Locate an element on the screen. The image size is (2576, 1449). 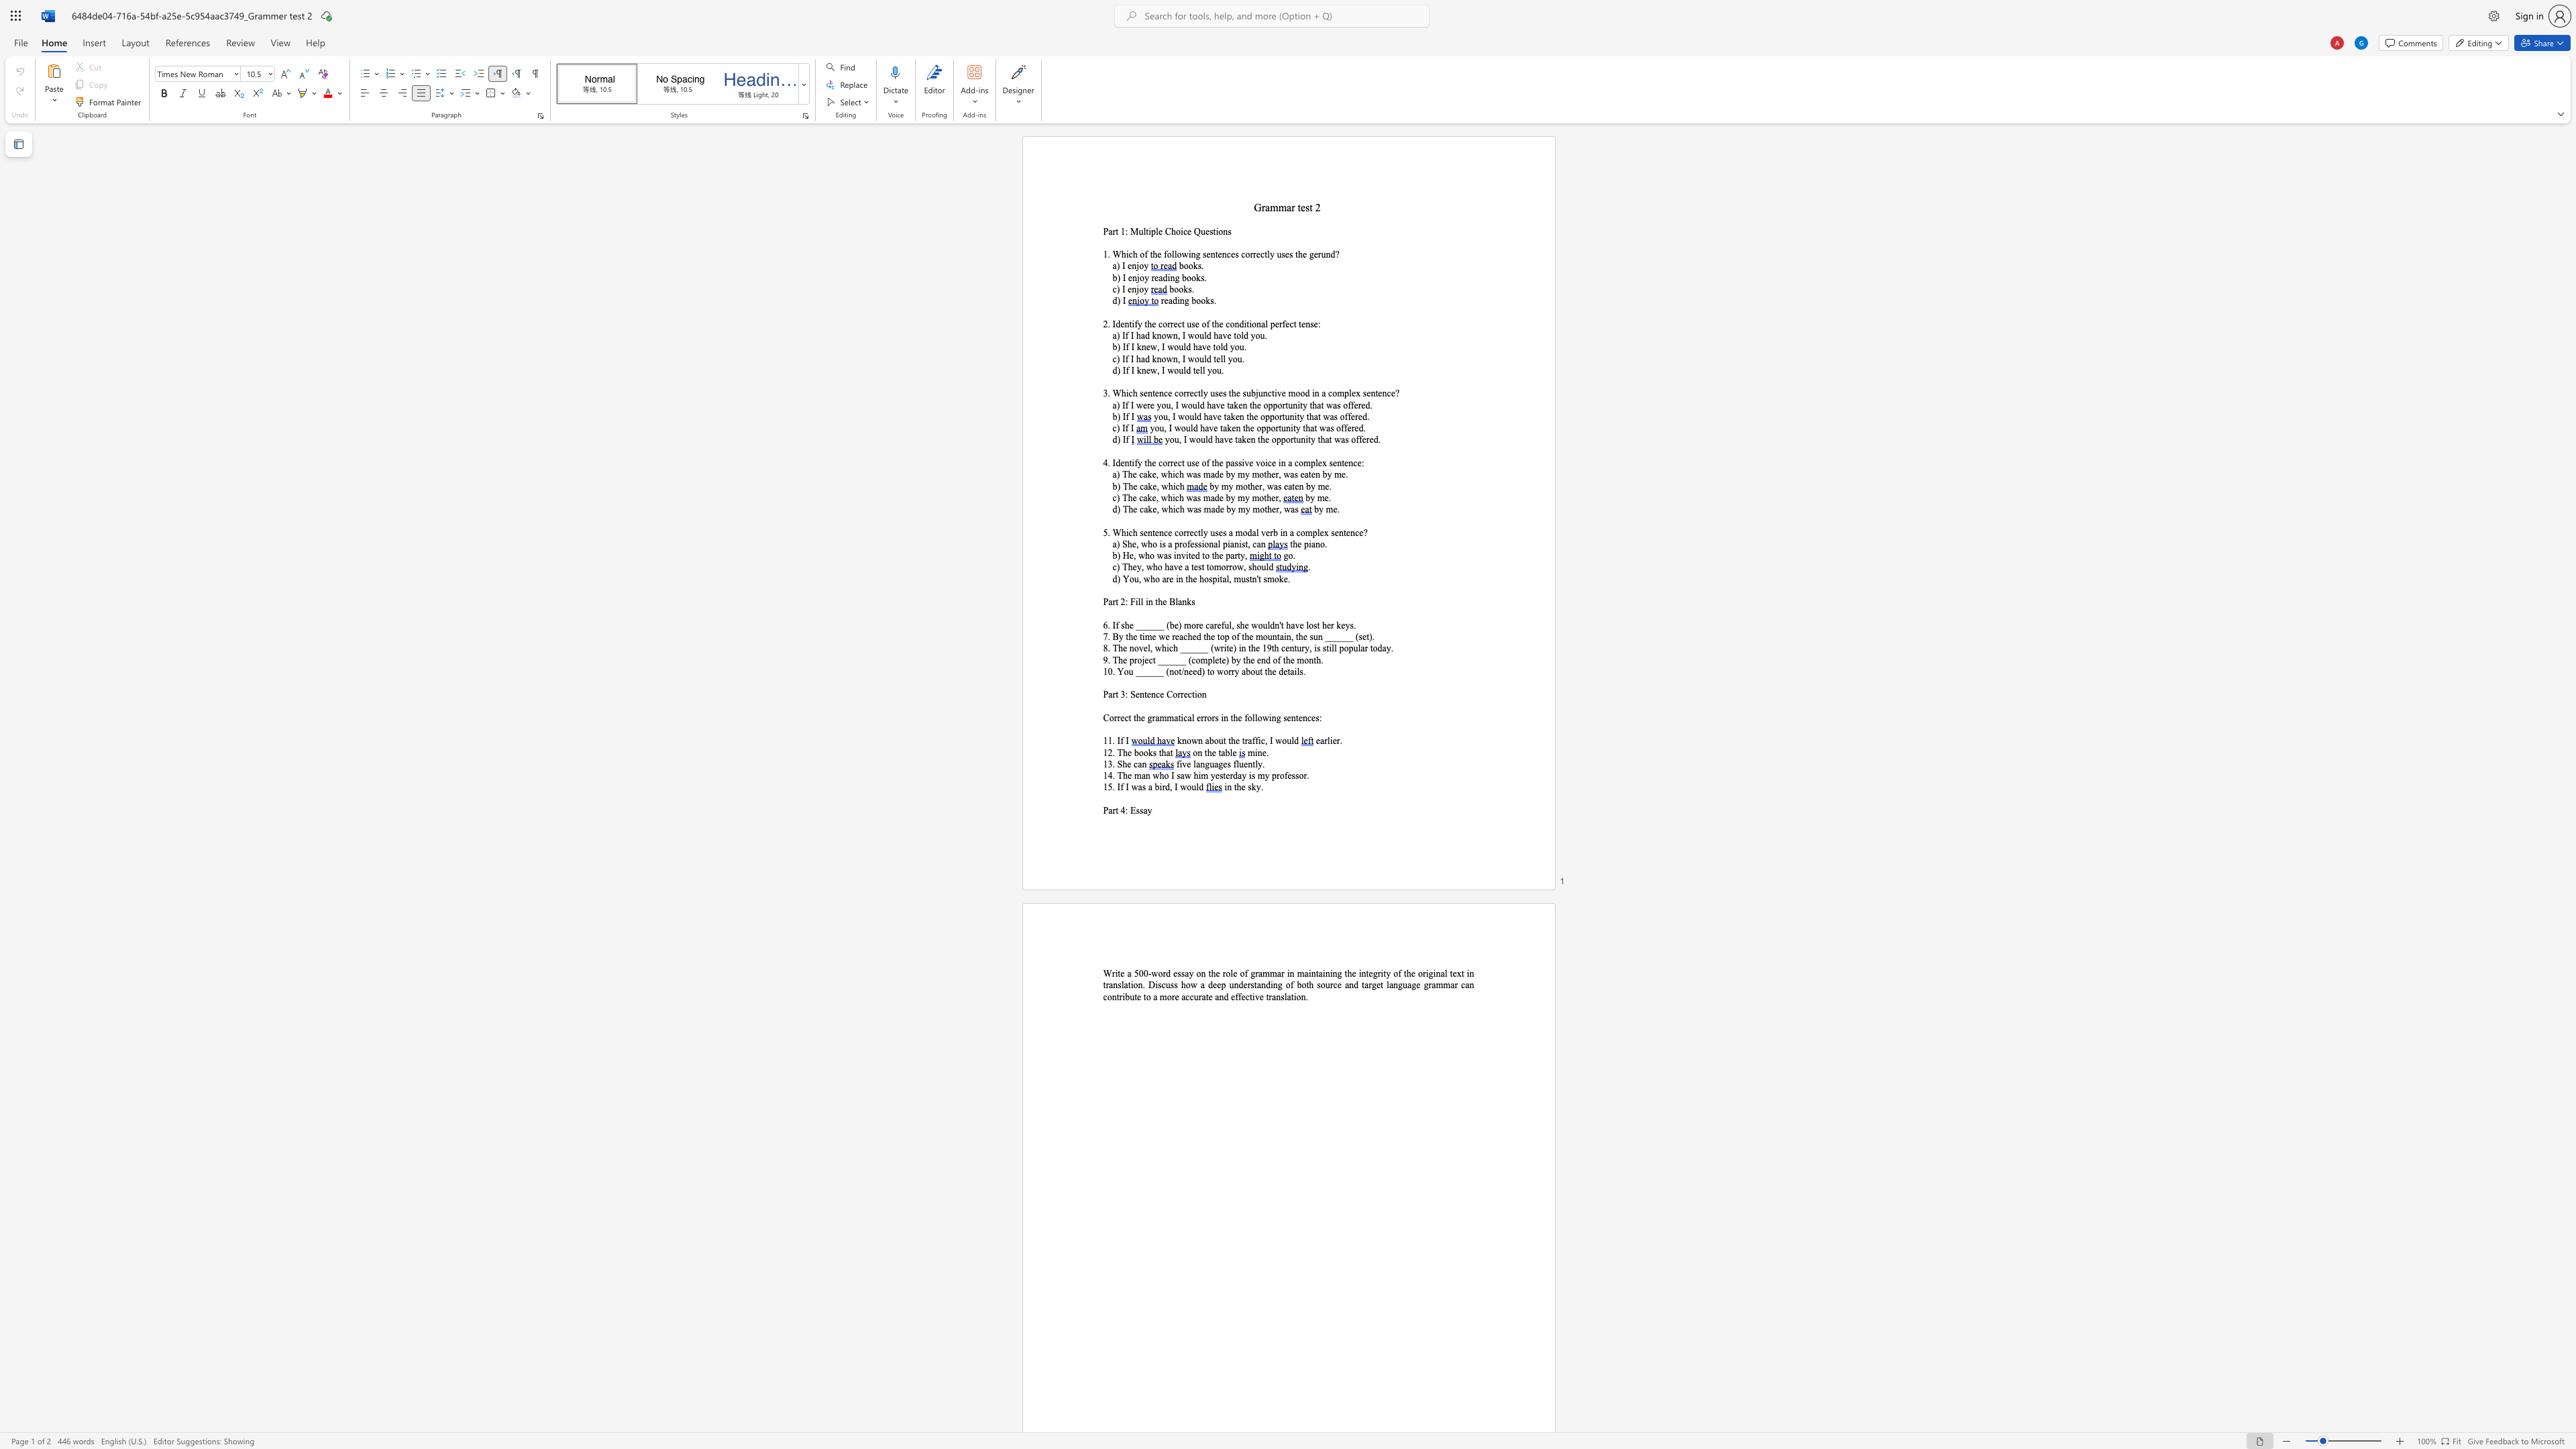
the space between the continuous character "i" and "n" in the text is located at coordinates (1315, 392).